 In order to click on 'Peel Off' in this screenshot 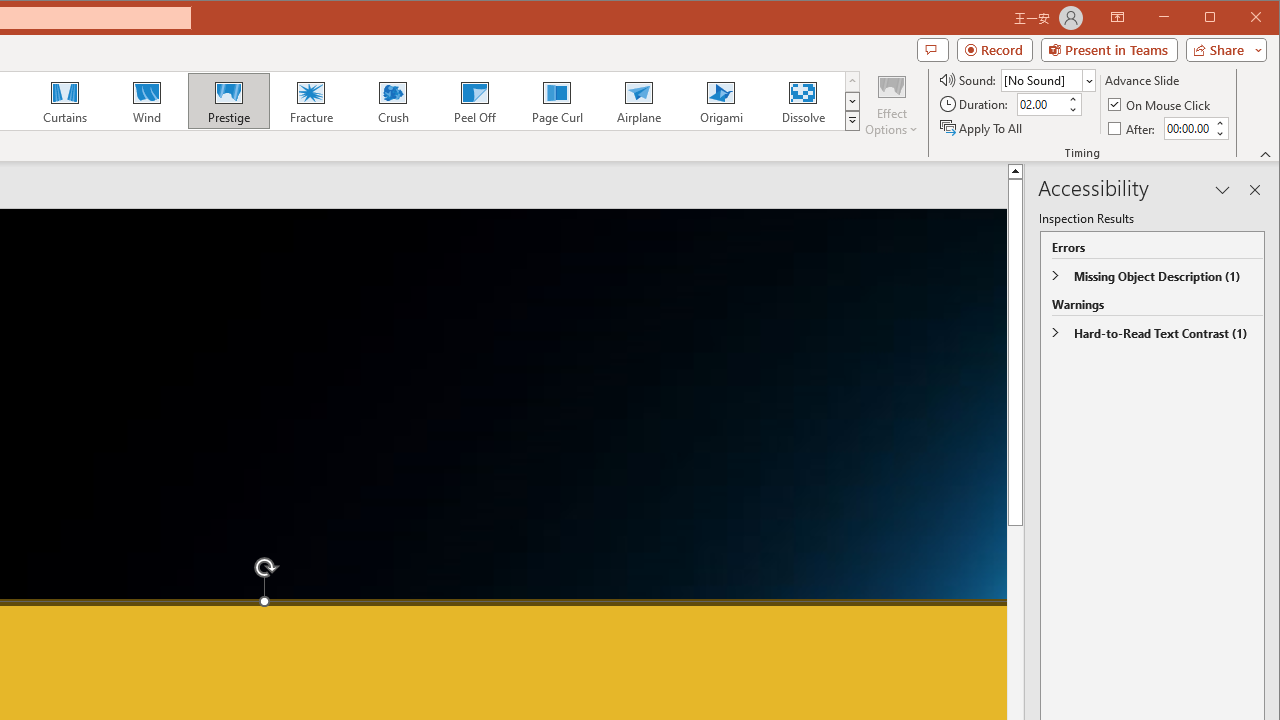, I will do `click(473, 100)`.